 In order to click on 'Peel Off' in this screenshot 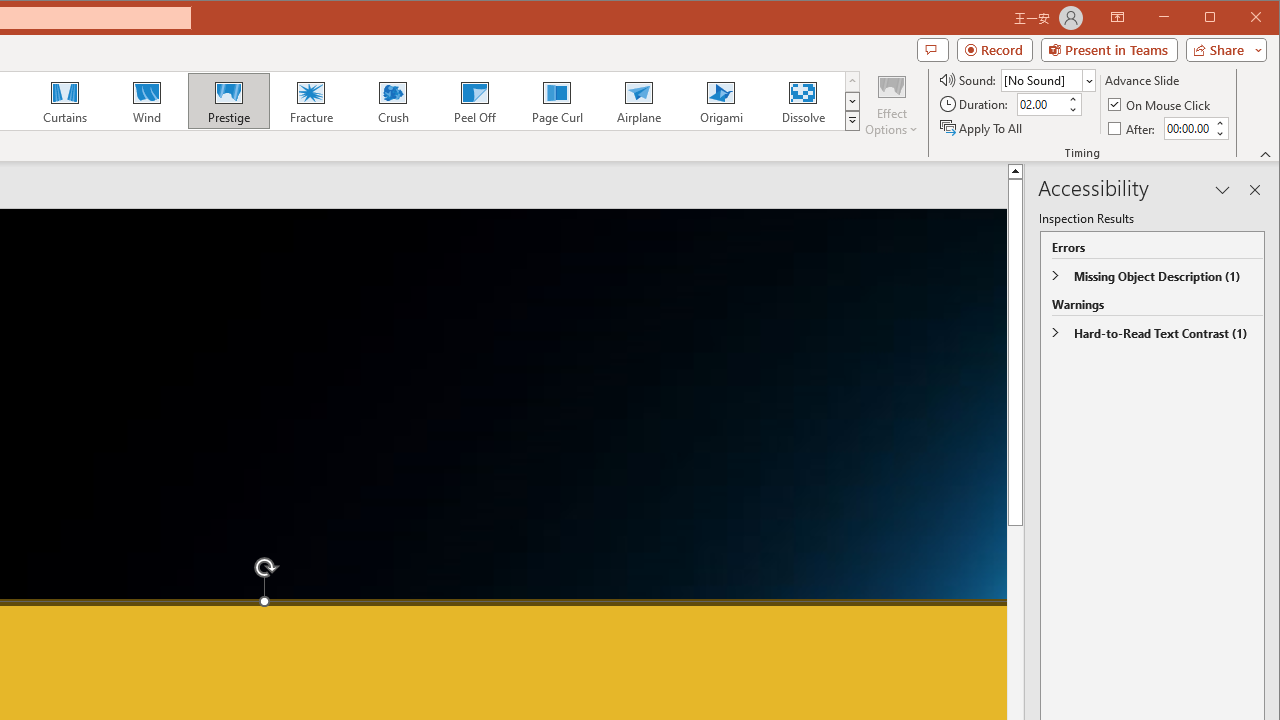, I will do `click(473, 100)`.